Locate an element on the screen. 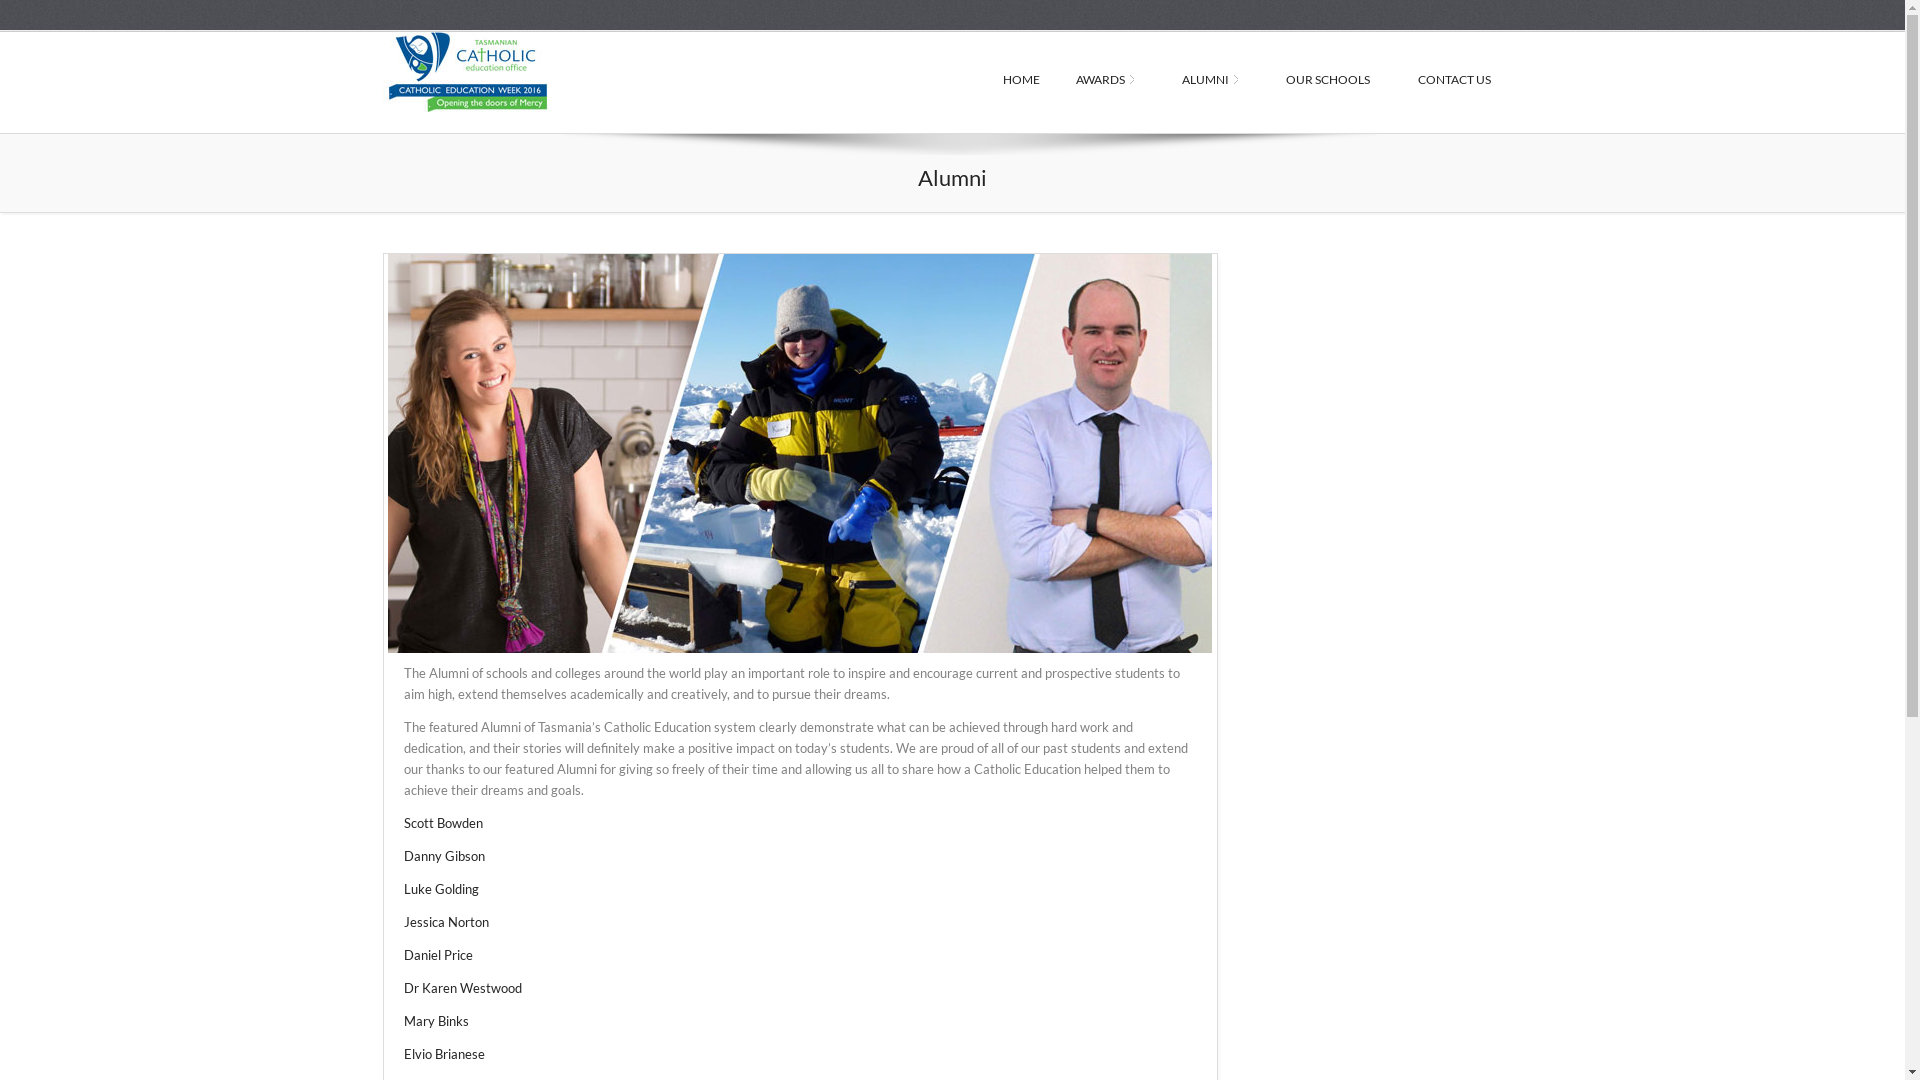  'ALUMNI ' is located at coordinates (1214, 80).